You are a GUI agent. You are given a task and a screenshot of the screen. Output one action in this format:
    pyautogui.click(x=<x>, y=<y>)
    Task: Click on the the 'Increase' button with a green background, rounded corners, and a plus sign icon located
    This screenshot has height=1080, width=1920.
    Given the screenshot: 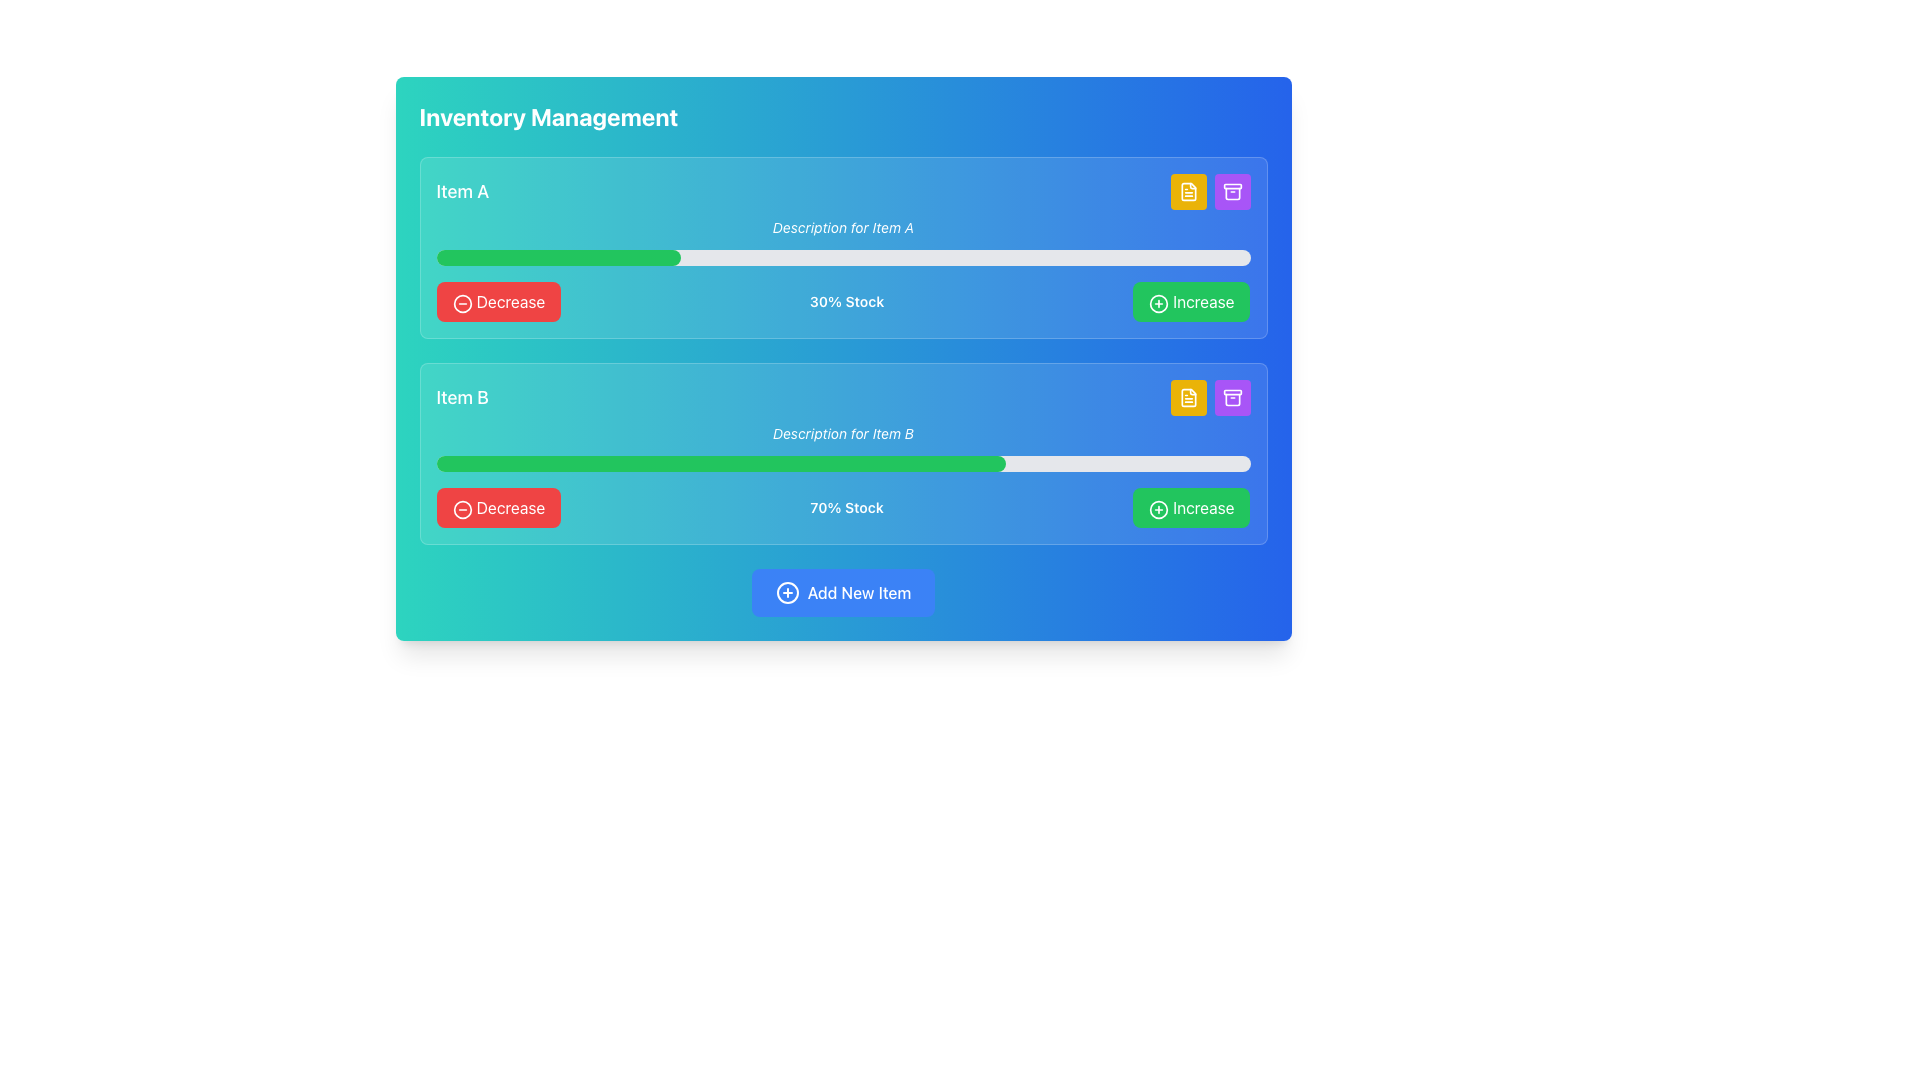 What is the action you would take?
    pyautogui.click(x=1191, y=507)
    